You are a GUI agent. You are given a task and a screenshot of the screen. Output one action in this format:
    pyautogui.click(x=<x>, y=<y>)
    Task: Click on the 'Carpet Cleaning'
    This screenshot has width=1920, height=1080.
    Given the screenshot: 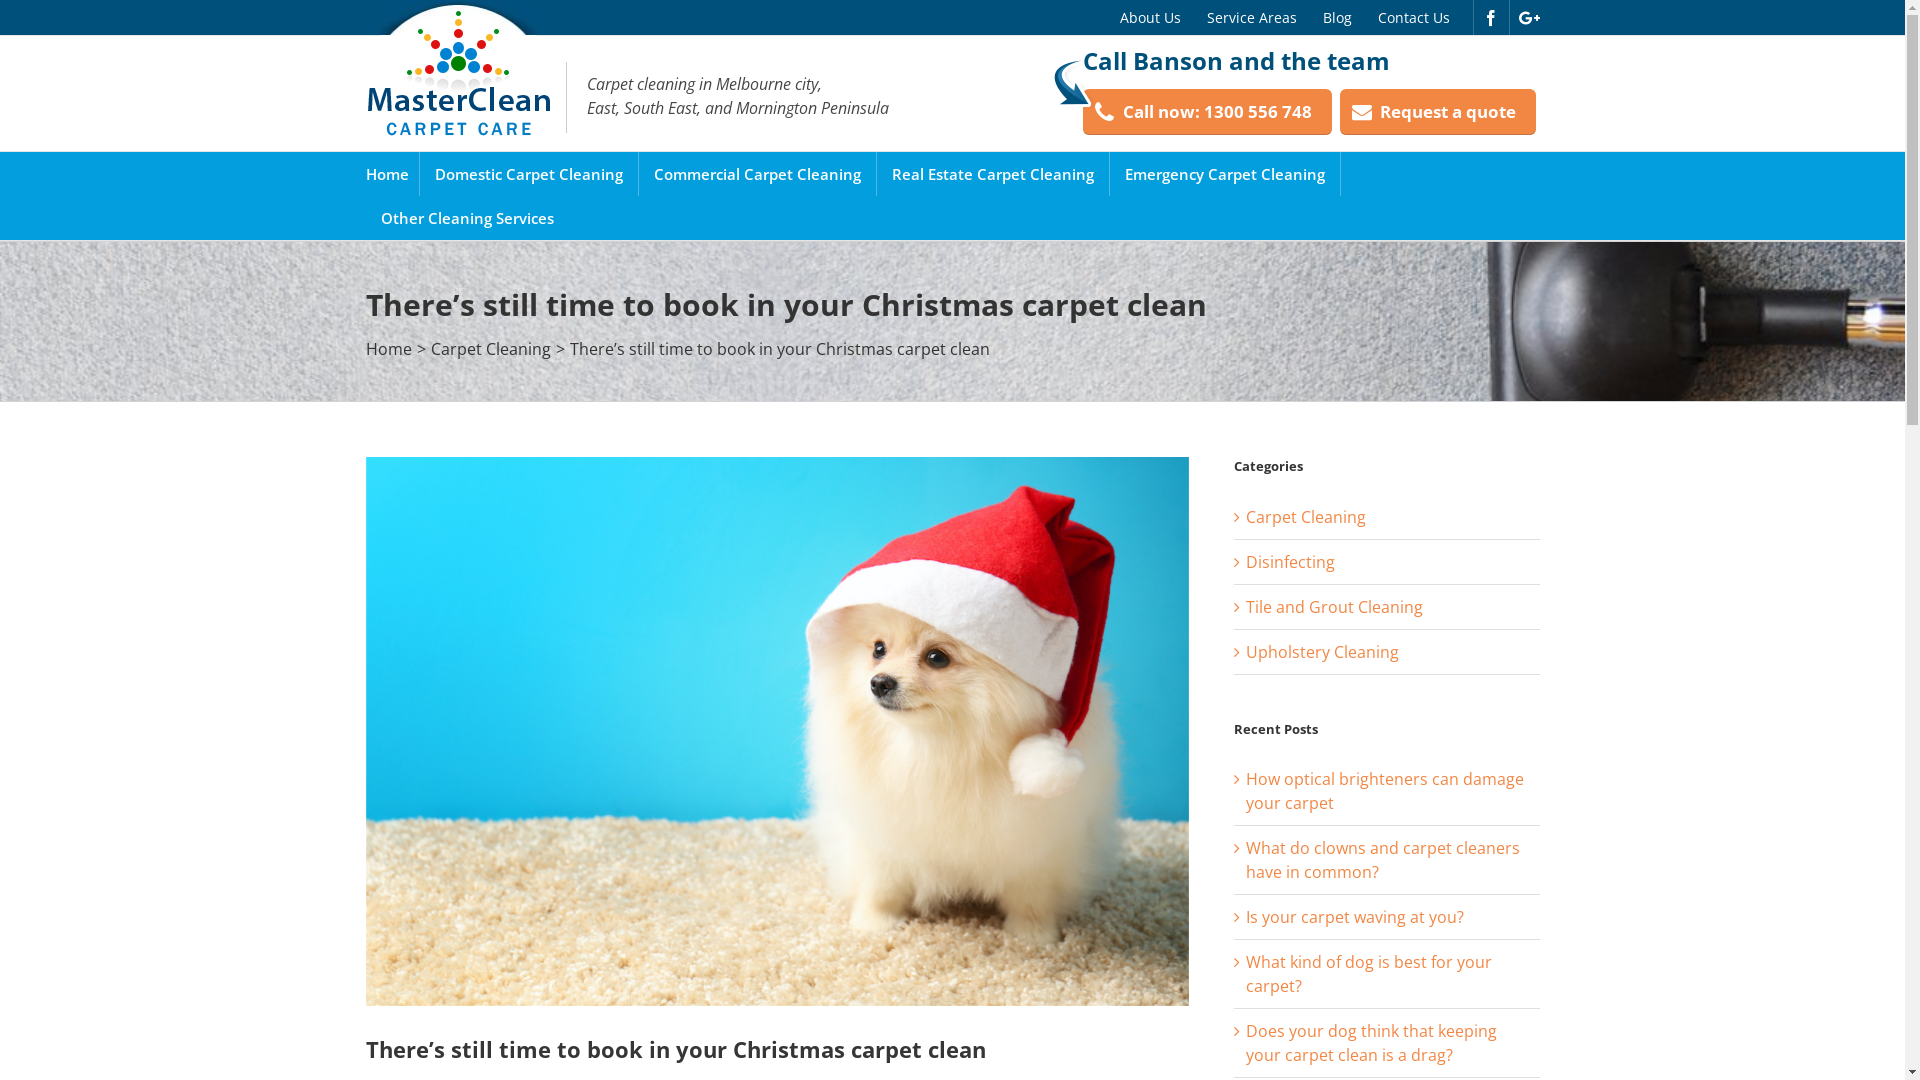 What is the action you would take?
    pyautogui.click(x=489, y=347)
    